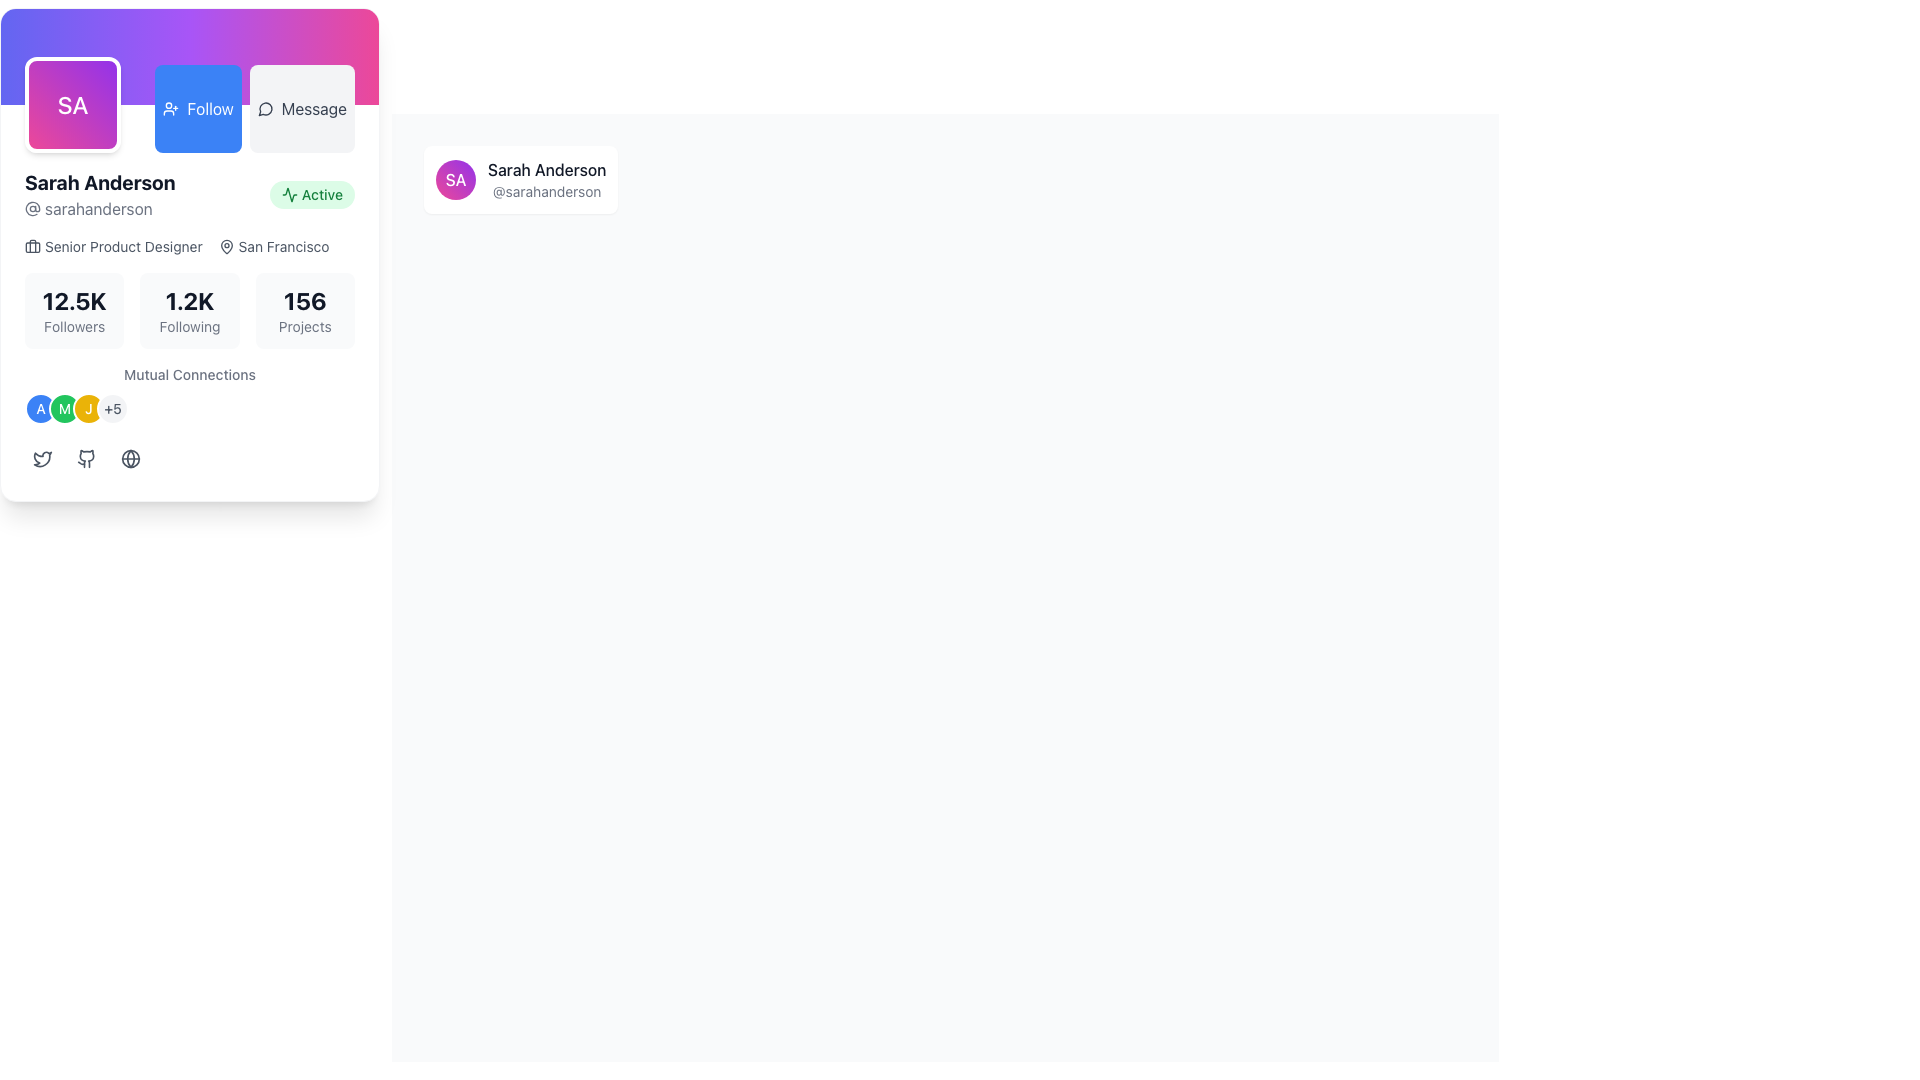  I want to click on the GitHub icon located at the bottom left of the user's profile card, so click(85, 459).